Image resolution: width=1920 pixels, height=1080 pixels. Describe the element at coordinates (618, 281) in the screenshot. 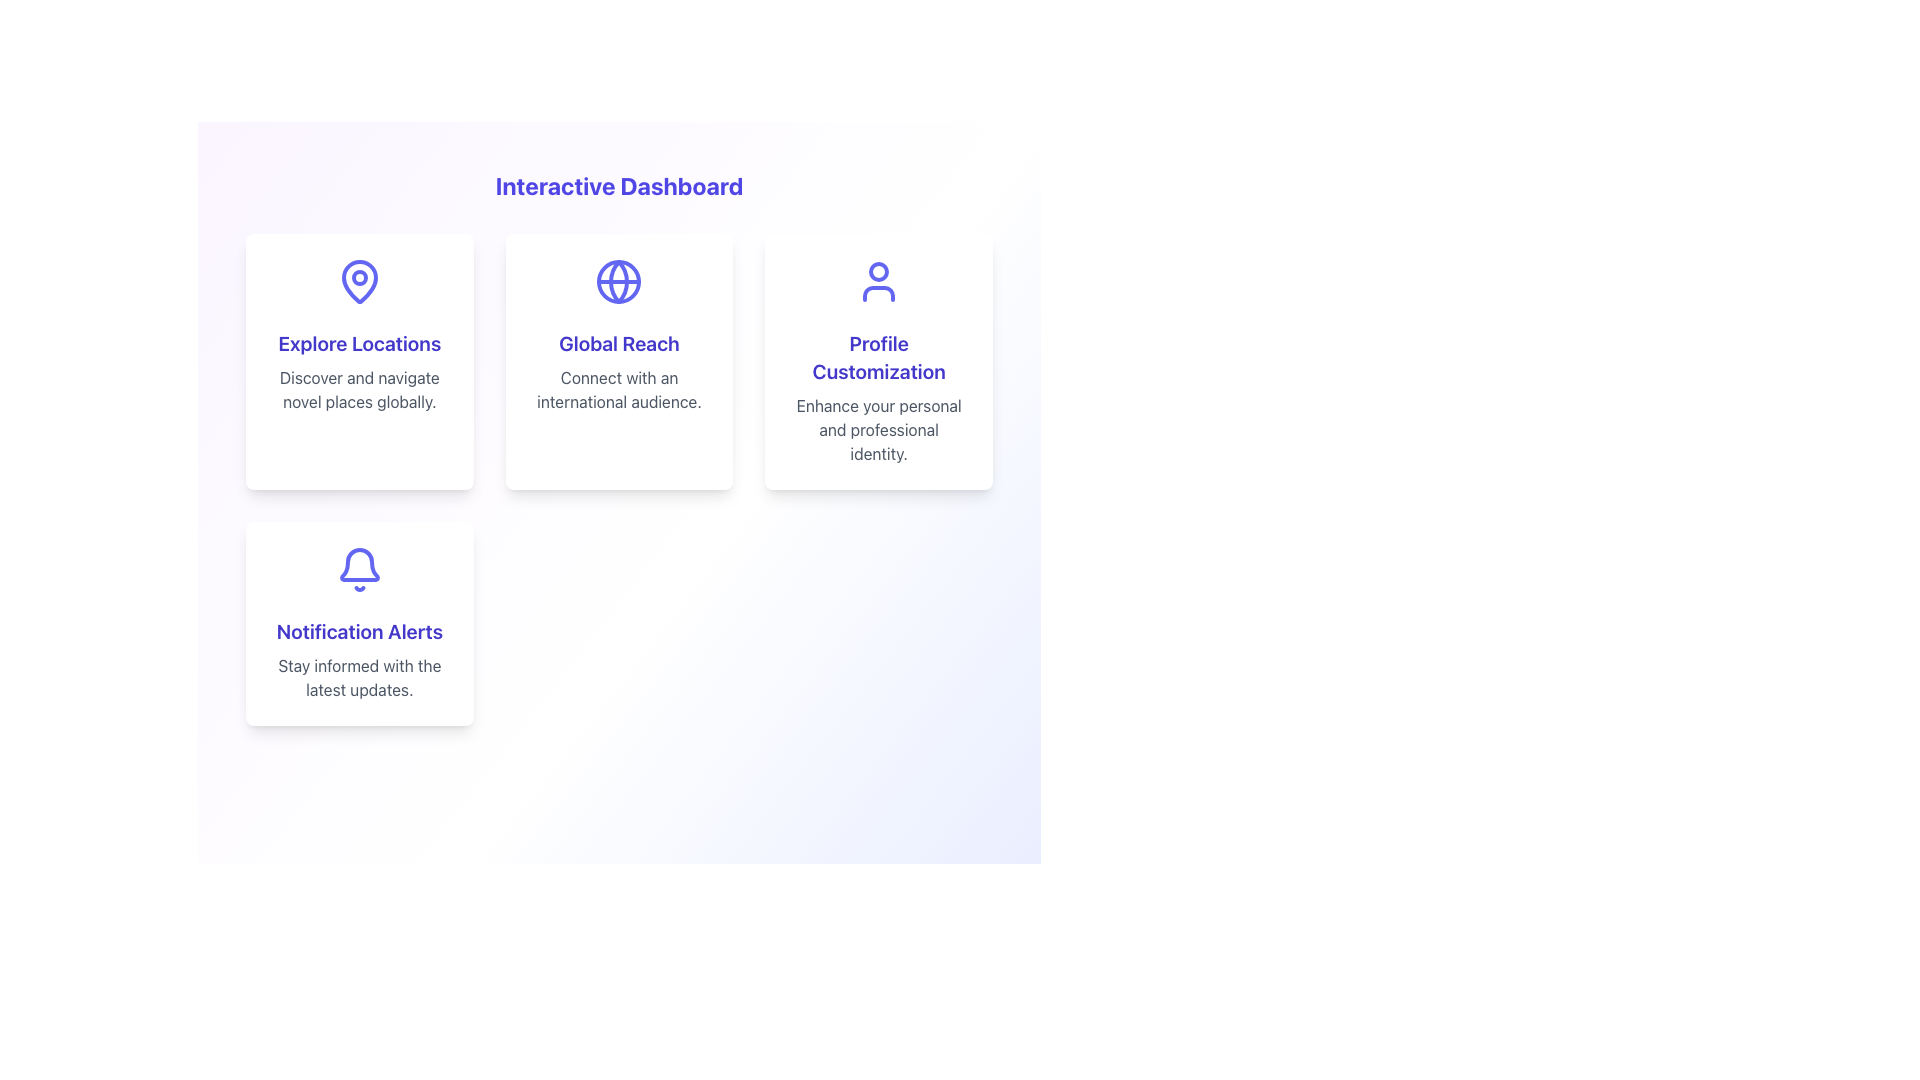

I see `the globe icon located at the top center of the 'Global Reach' card` at that location.